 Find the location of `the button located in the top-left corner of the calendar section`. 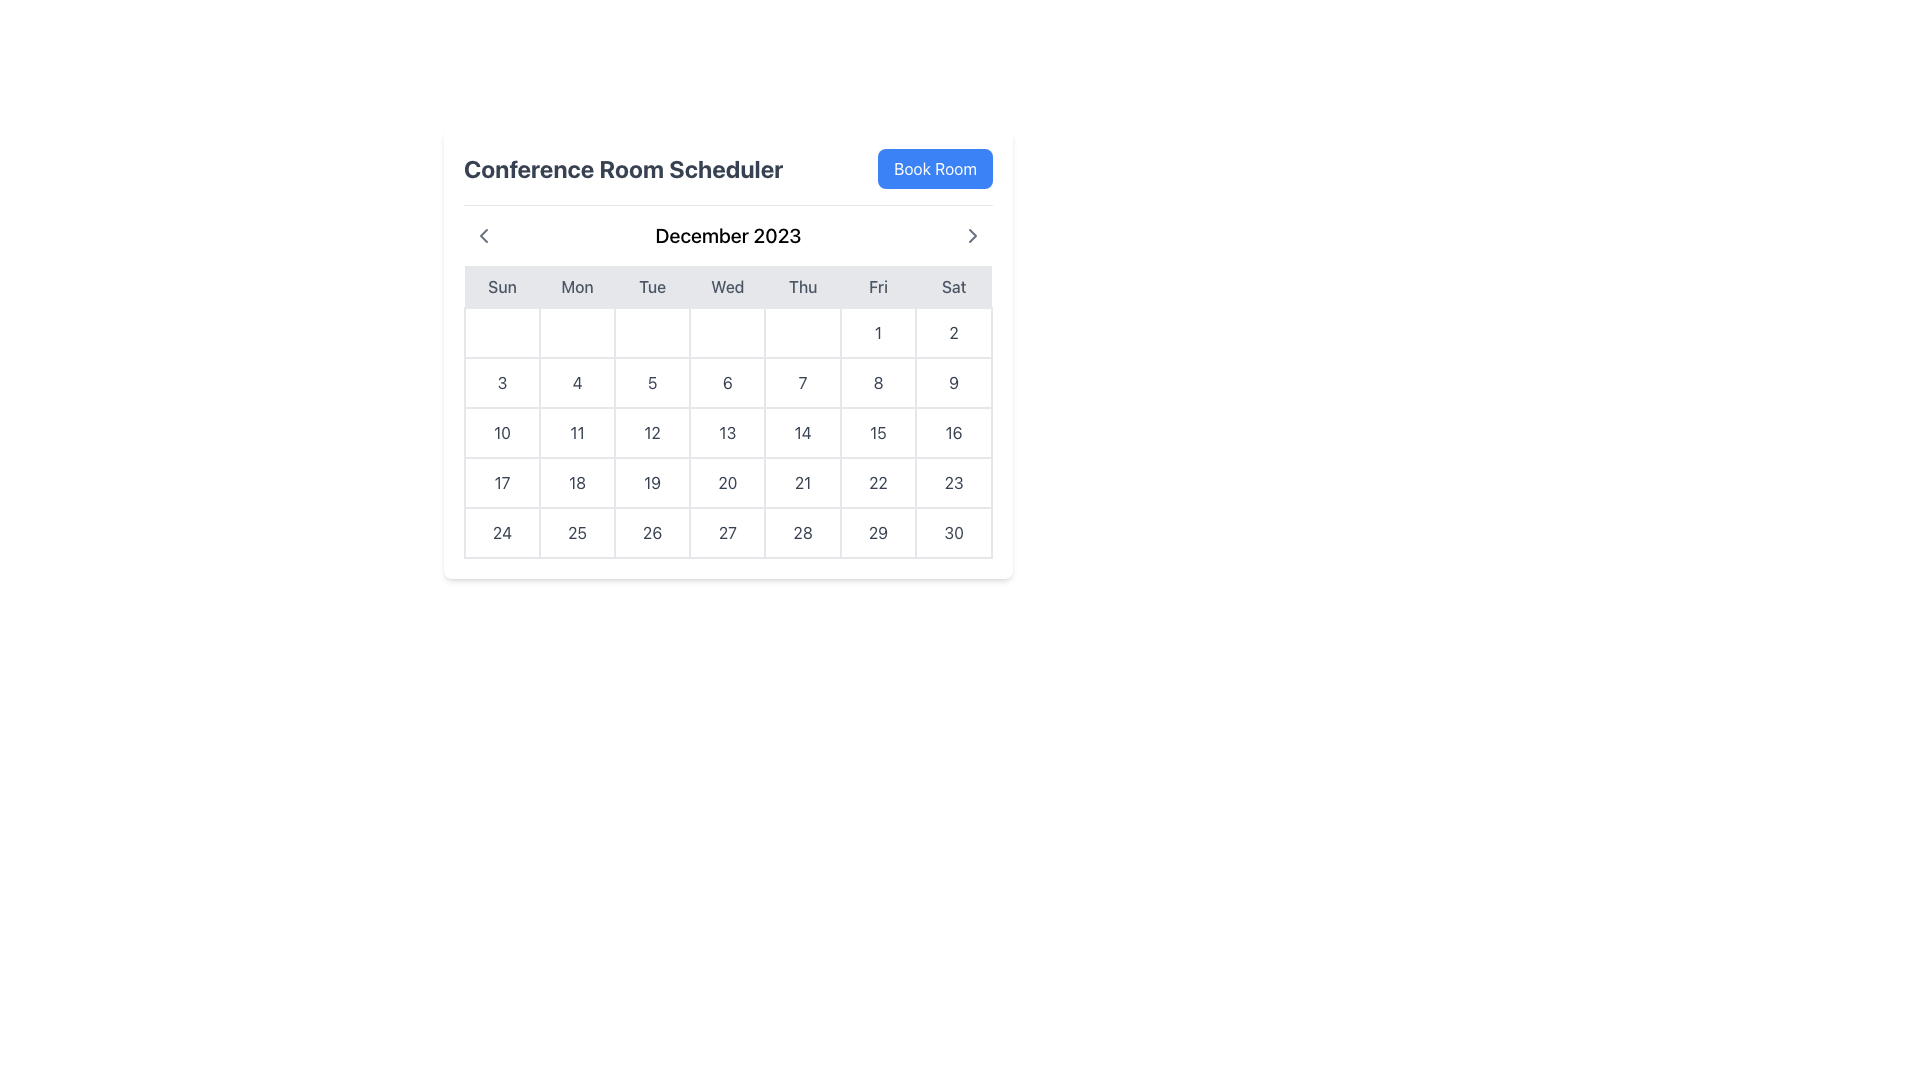

the button located in the top-left corner of the calendar section is located at coordinates (484, 234).